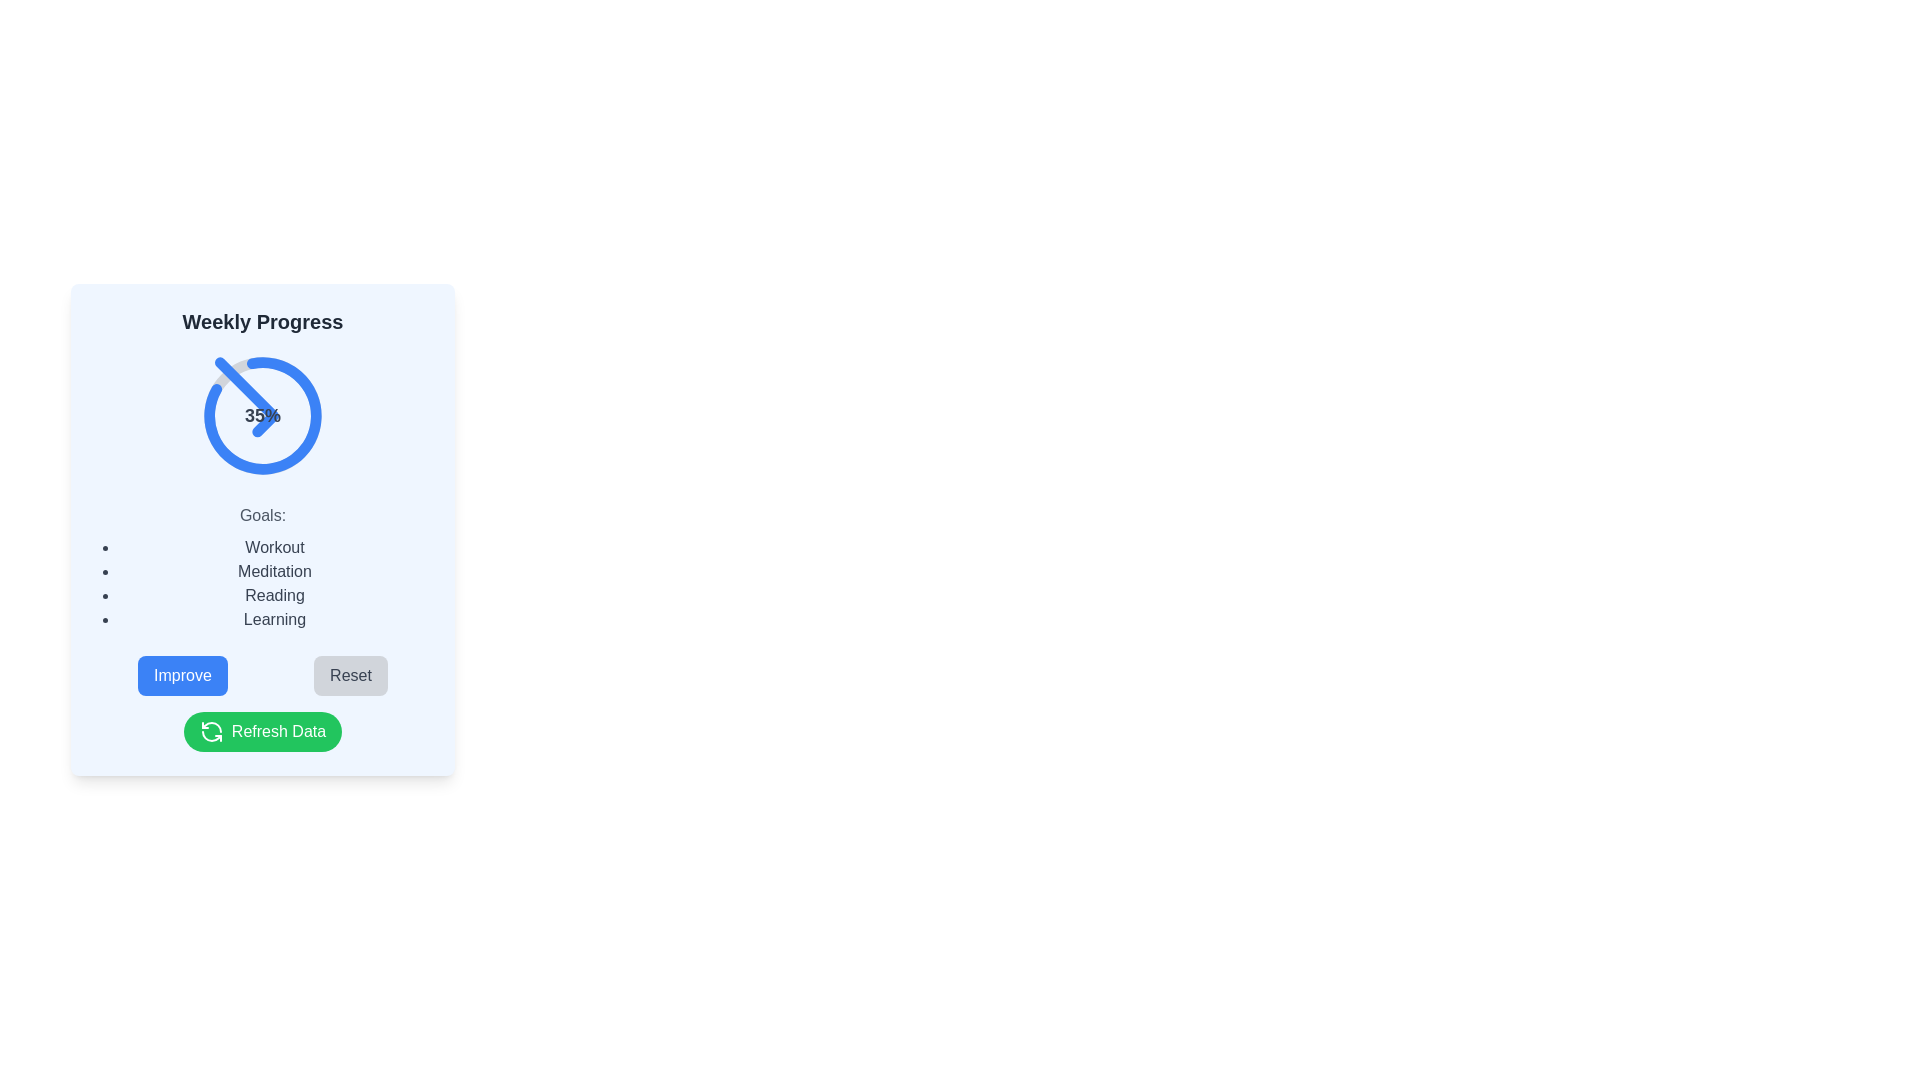  Describe the element at coordinates (273, 547) in the screenshot. I see `the 'Workout' text label, which is the first item in the vertical list under the 'Goals' section in the 'Weekly Progress' panel` at that location.